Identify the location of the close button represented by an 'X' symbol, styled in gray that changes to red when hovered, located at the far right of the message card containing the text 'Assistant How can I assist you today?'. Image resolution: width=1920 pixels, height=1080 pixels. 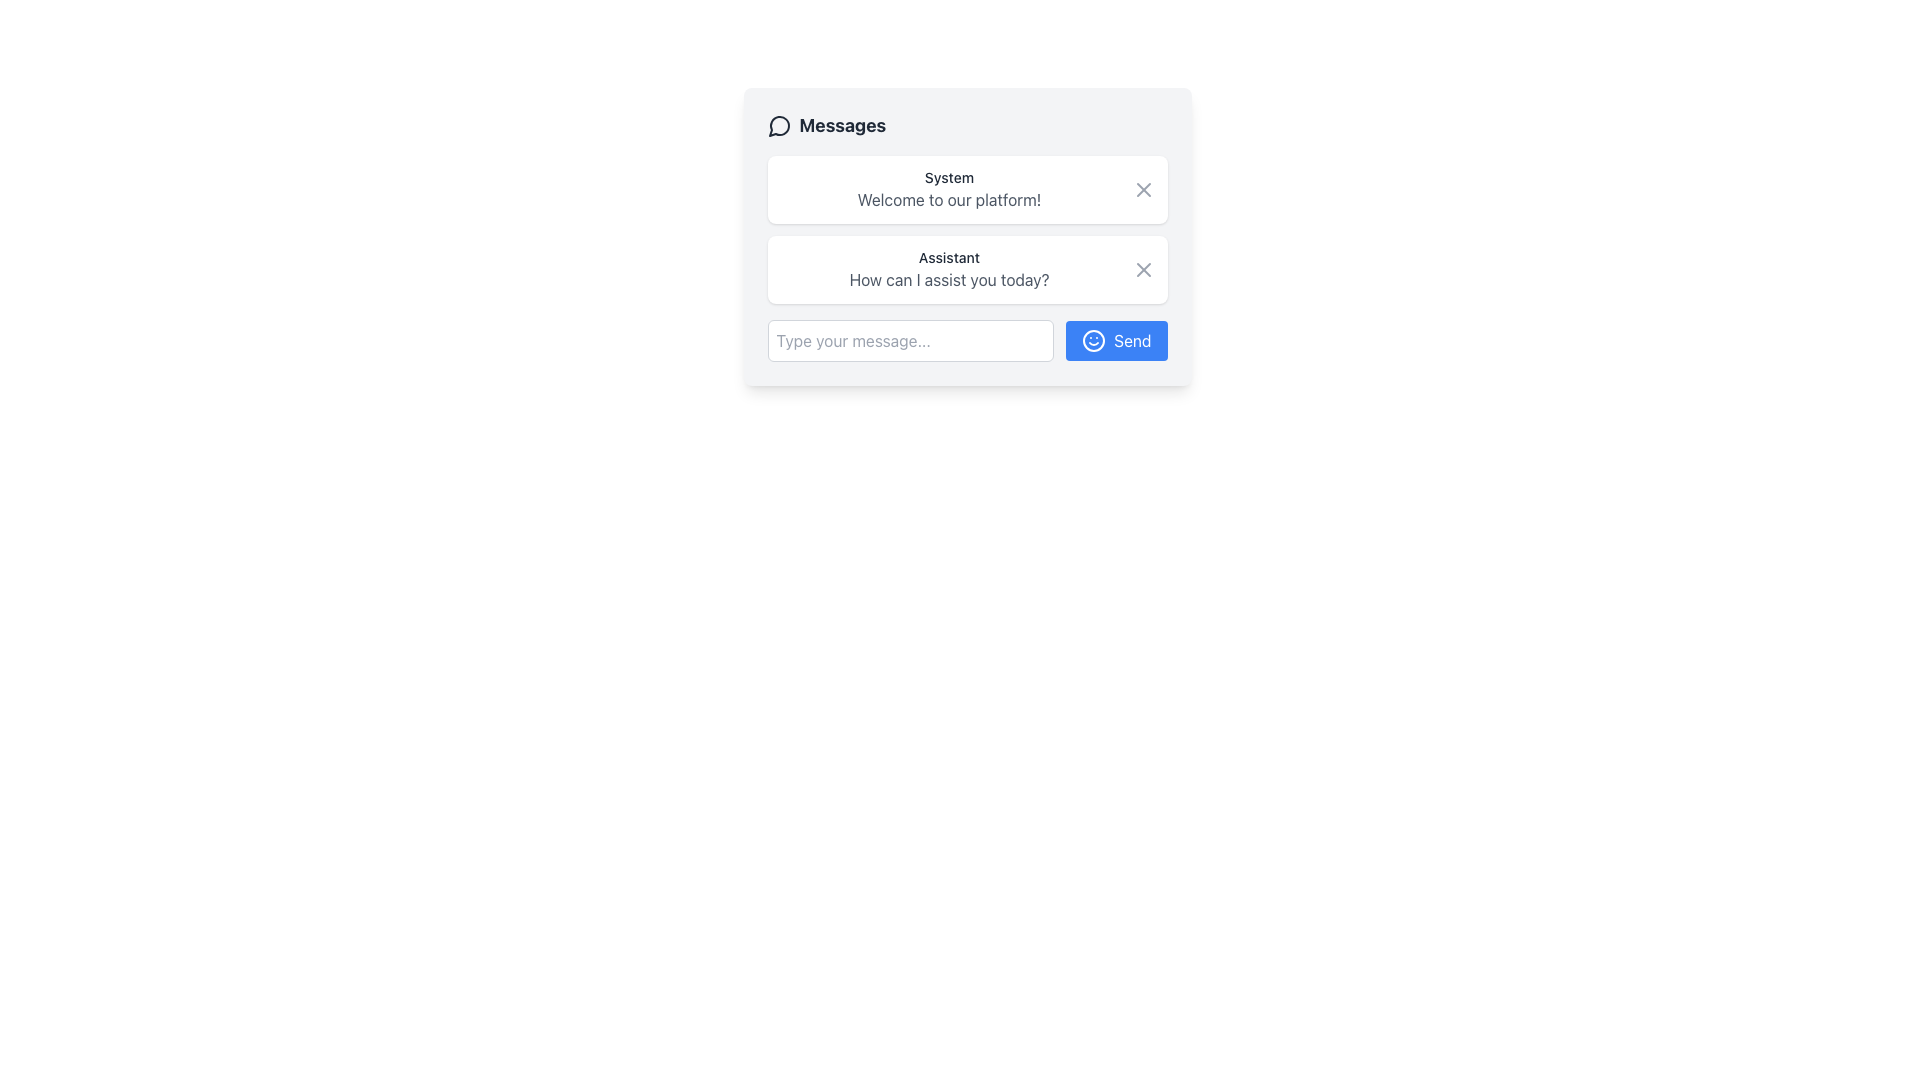
(1143, 270).